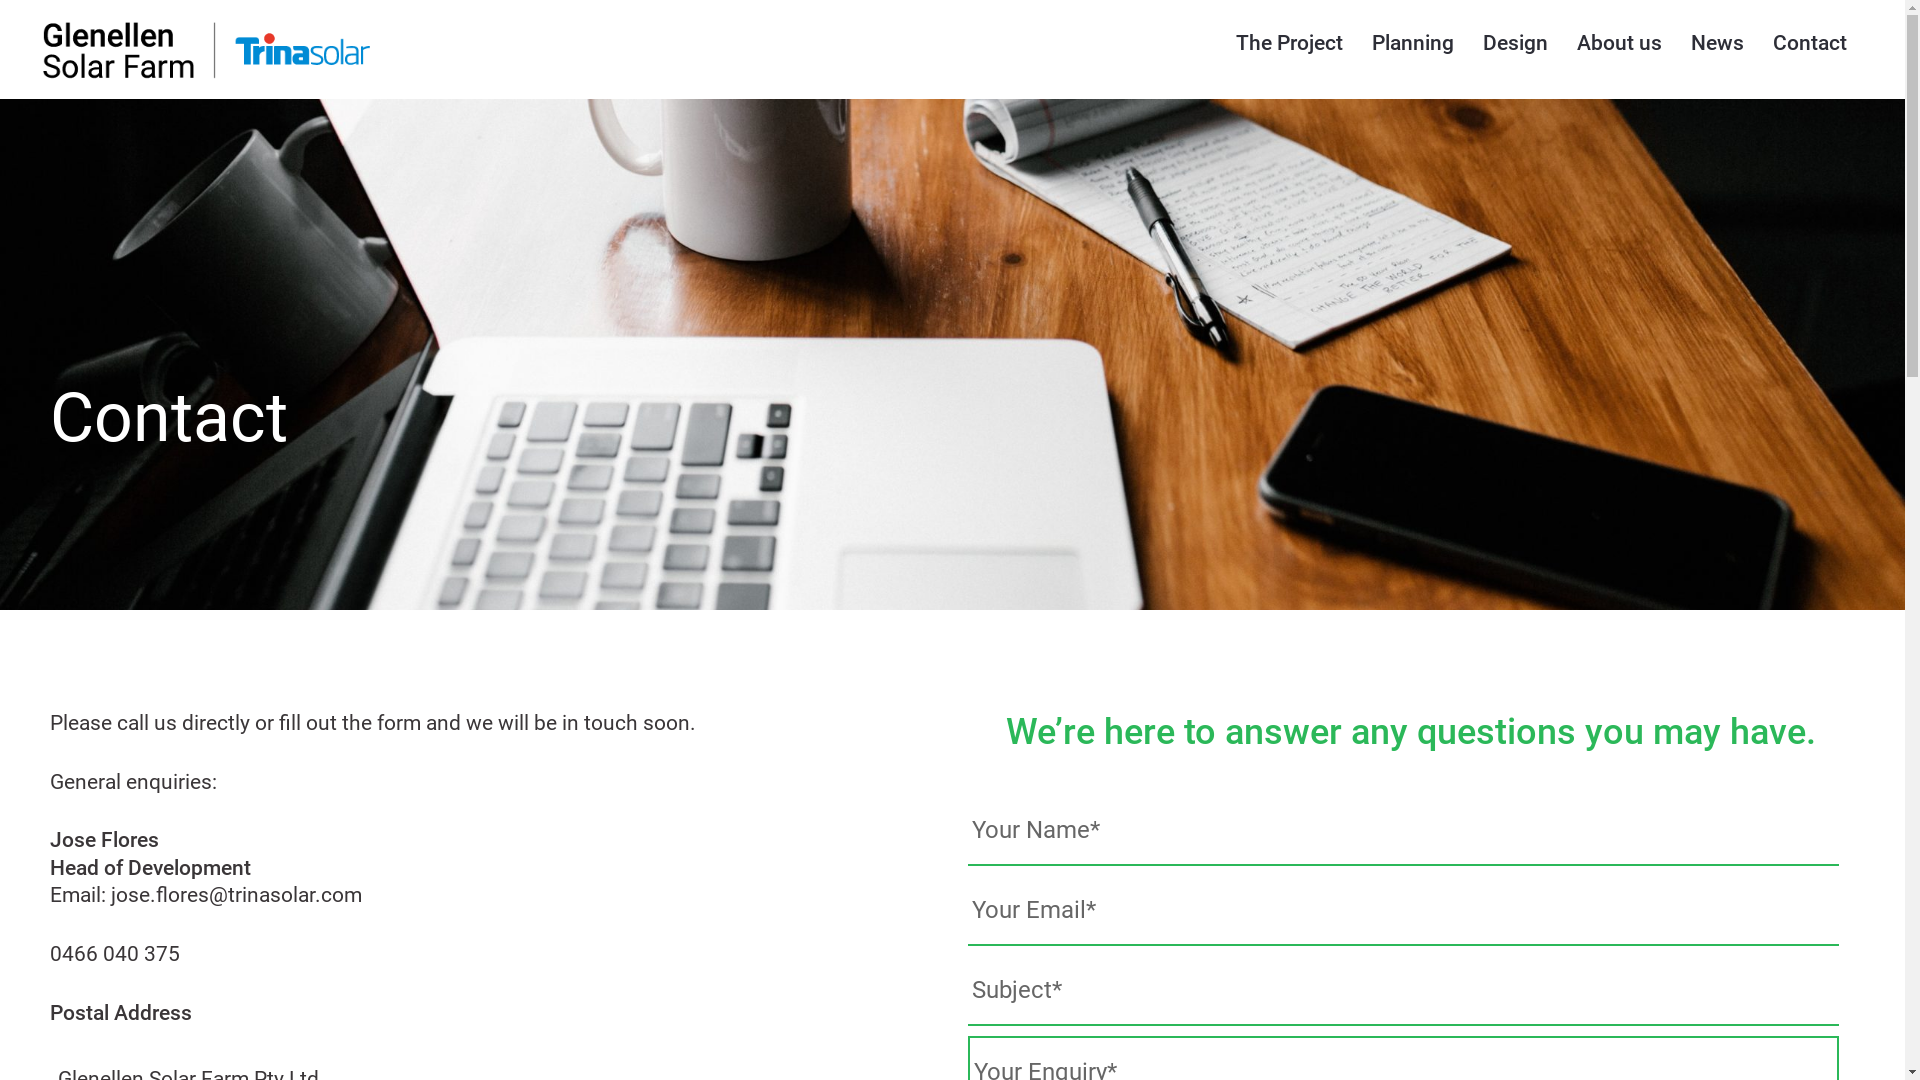 Image resolution: width=1920 pixels, height=1080 pixels. Describe the element at coordinates (0, 0) in the screenshot. I see `'Skip to content'` at that location.